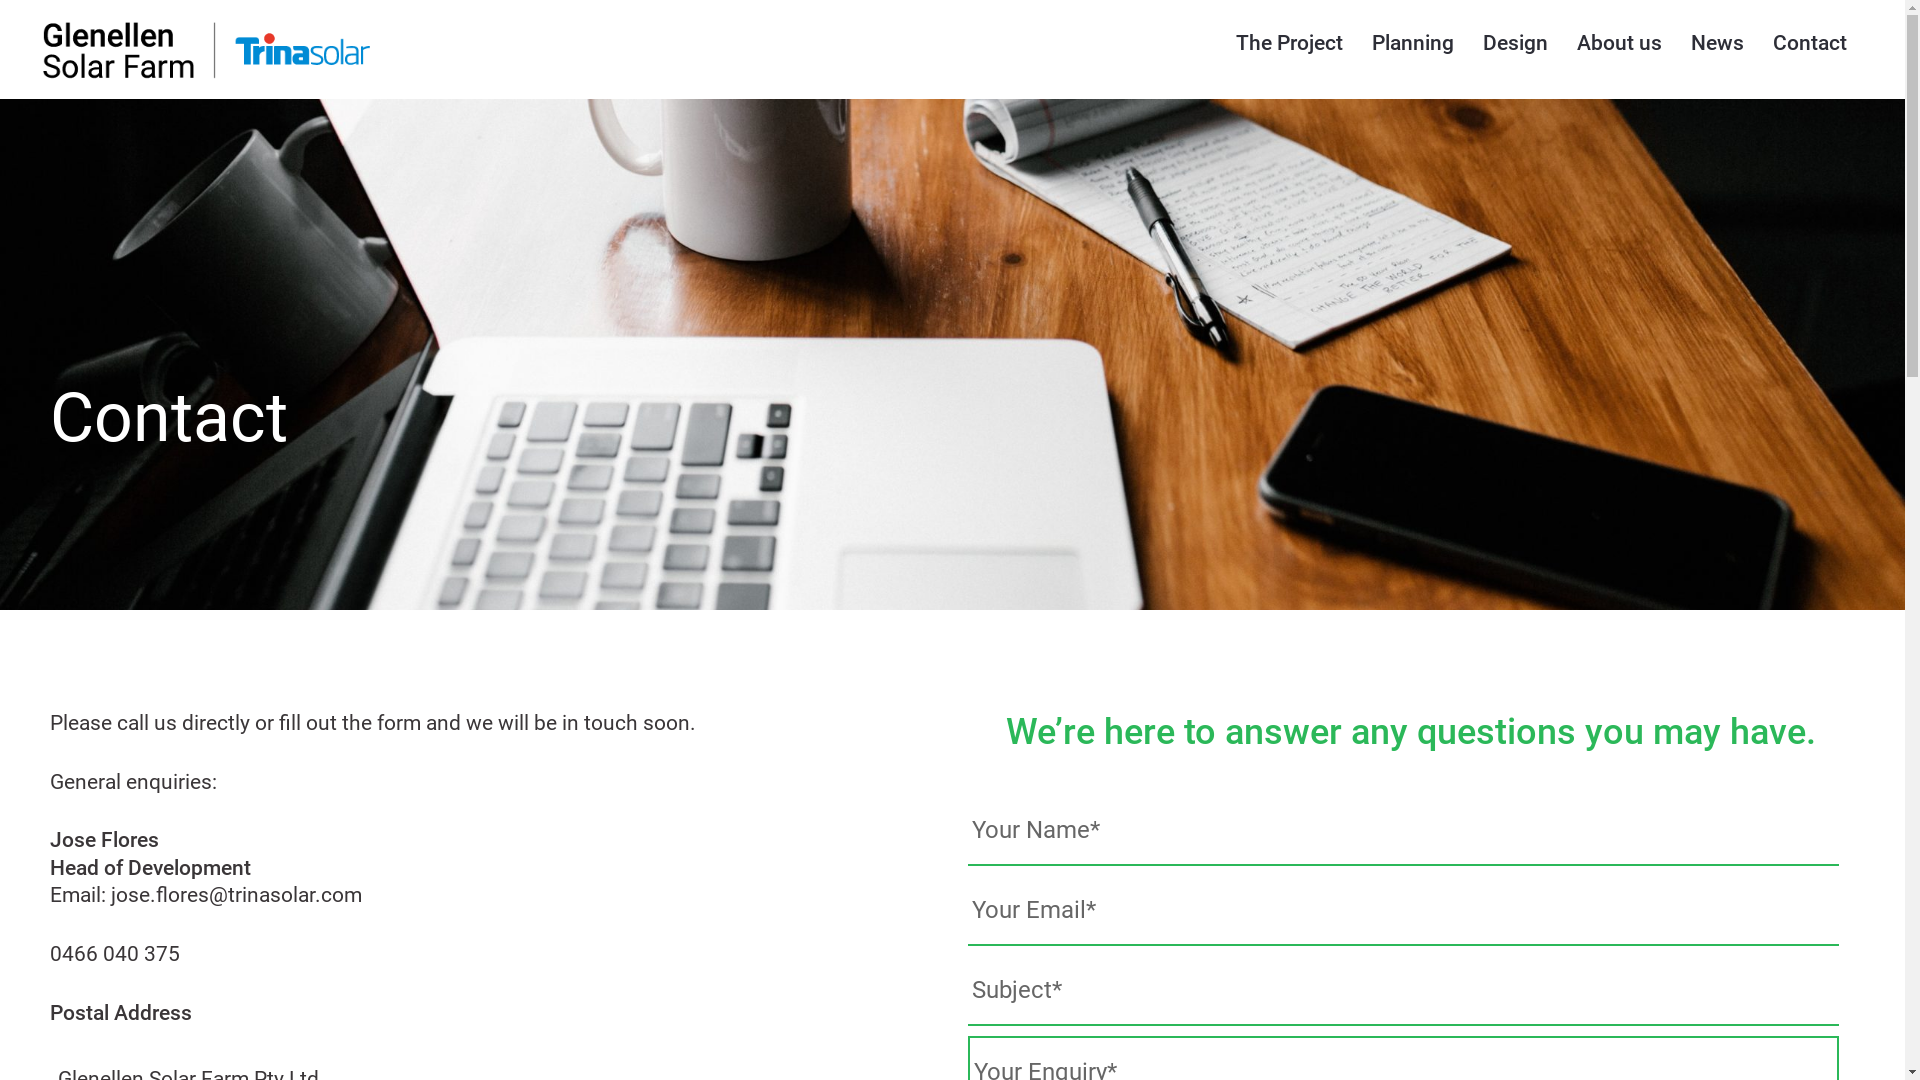 Image resolution: width=1920 pixels, height=1080 pixels. Describe the element at coordinates (0, 0) in the screenshot. I see `'Skip to content'` at that location.